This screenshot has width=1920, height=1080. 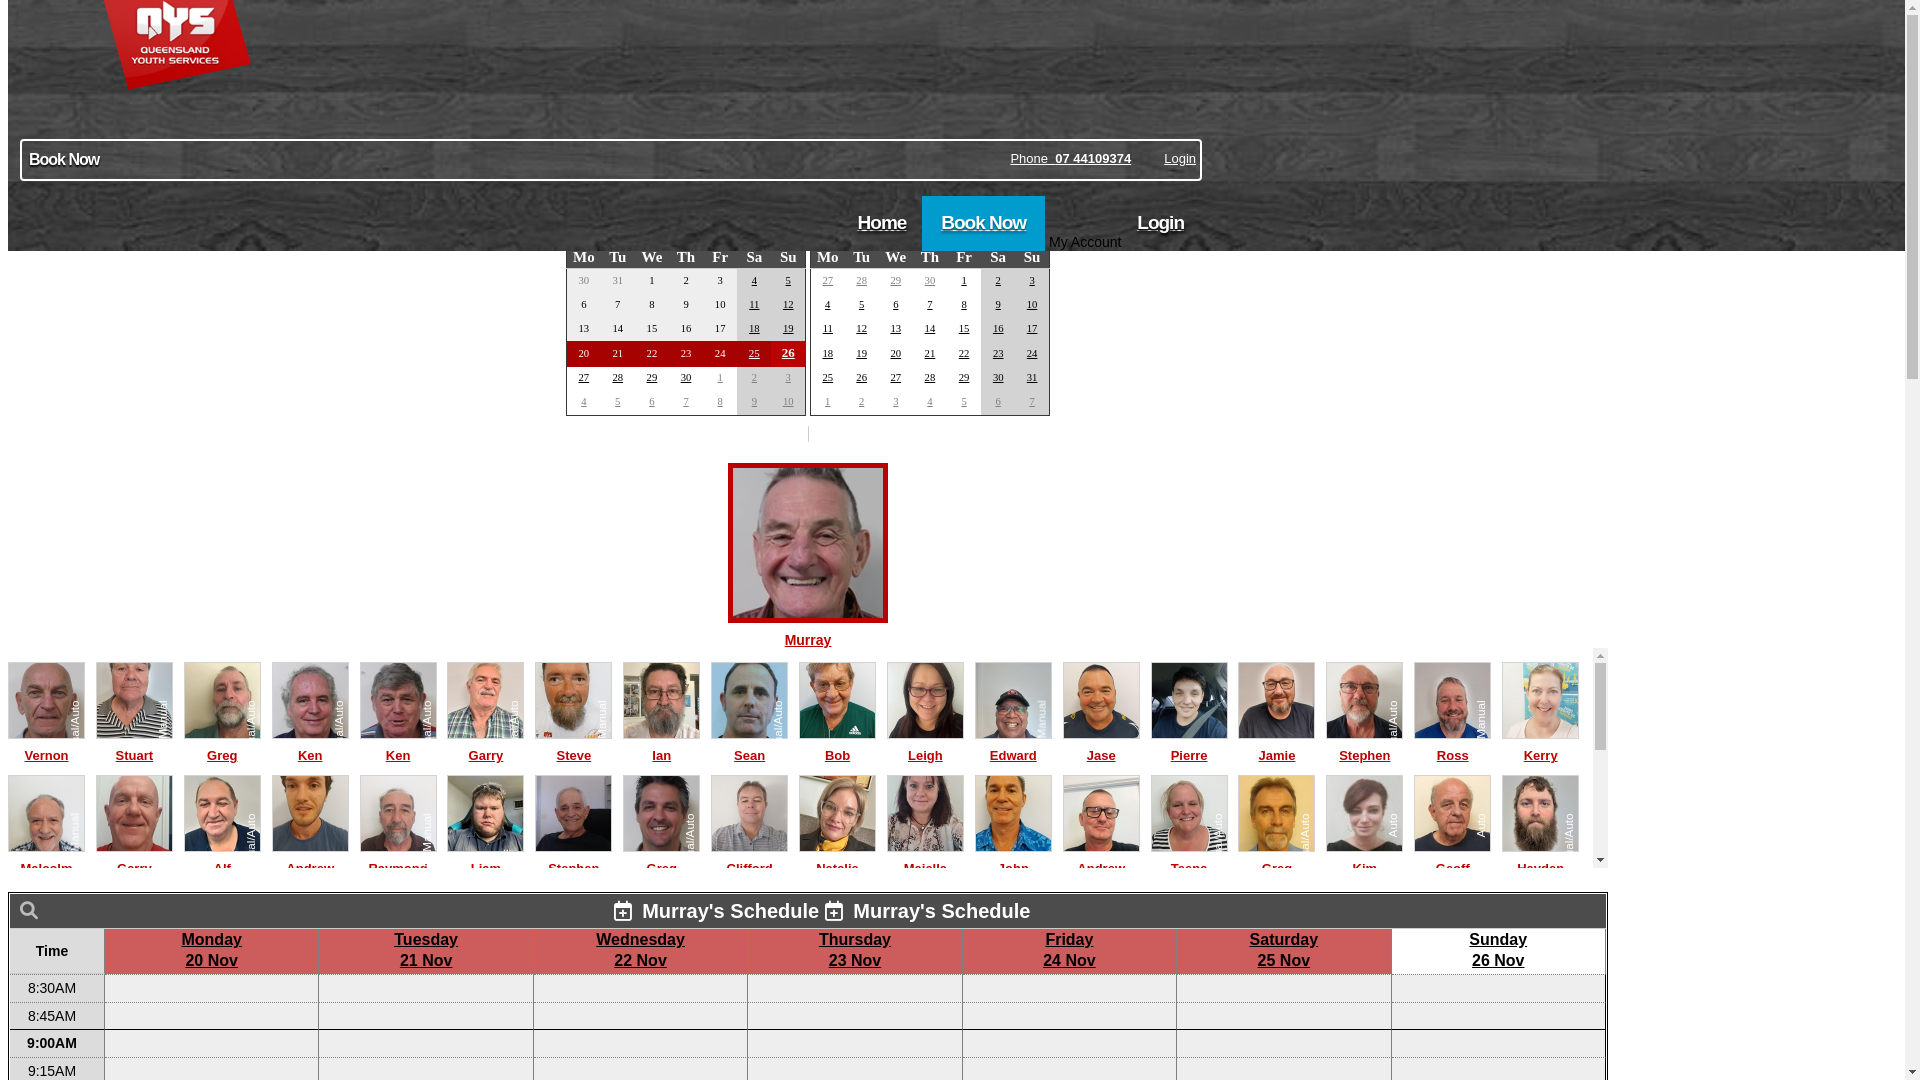 What do you see at coordinates (1068, 948) in the screenshot?
I see `'Friday` at bounding box center [1068, 948].